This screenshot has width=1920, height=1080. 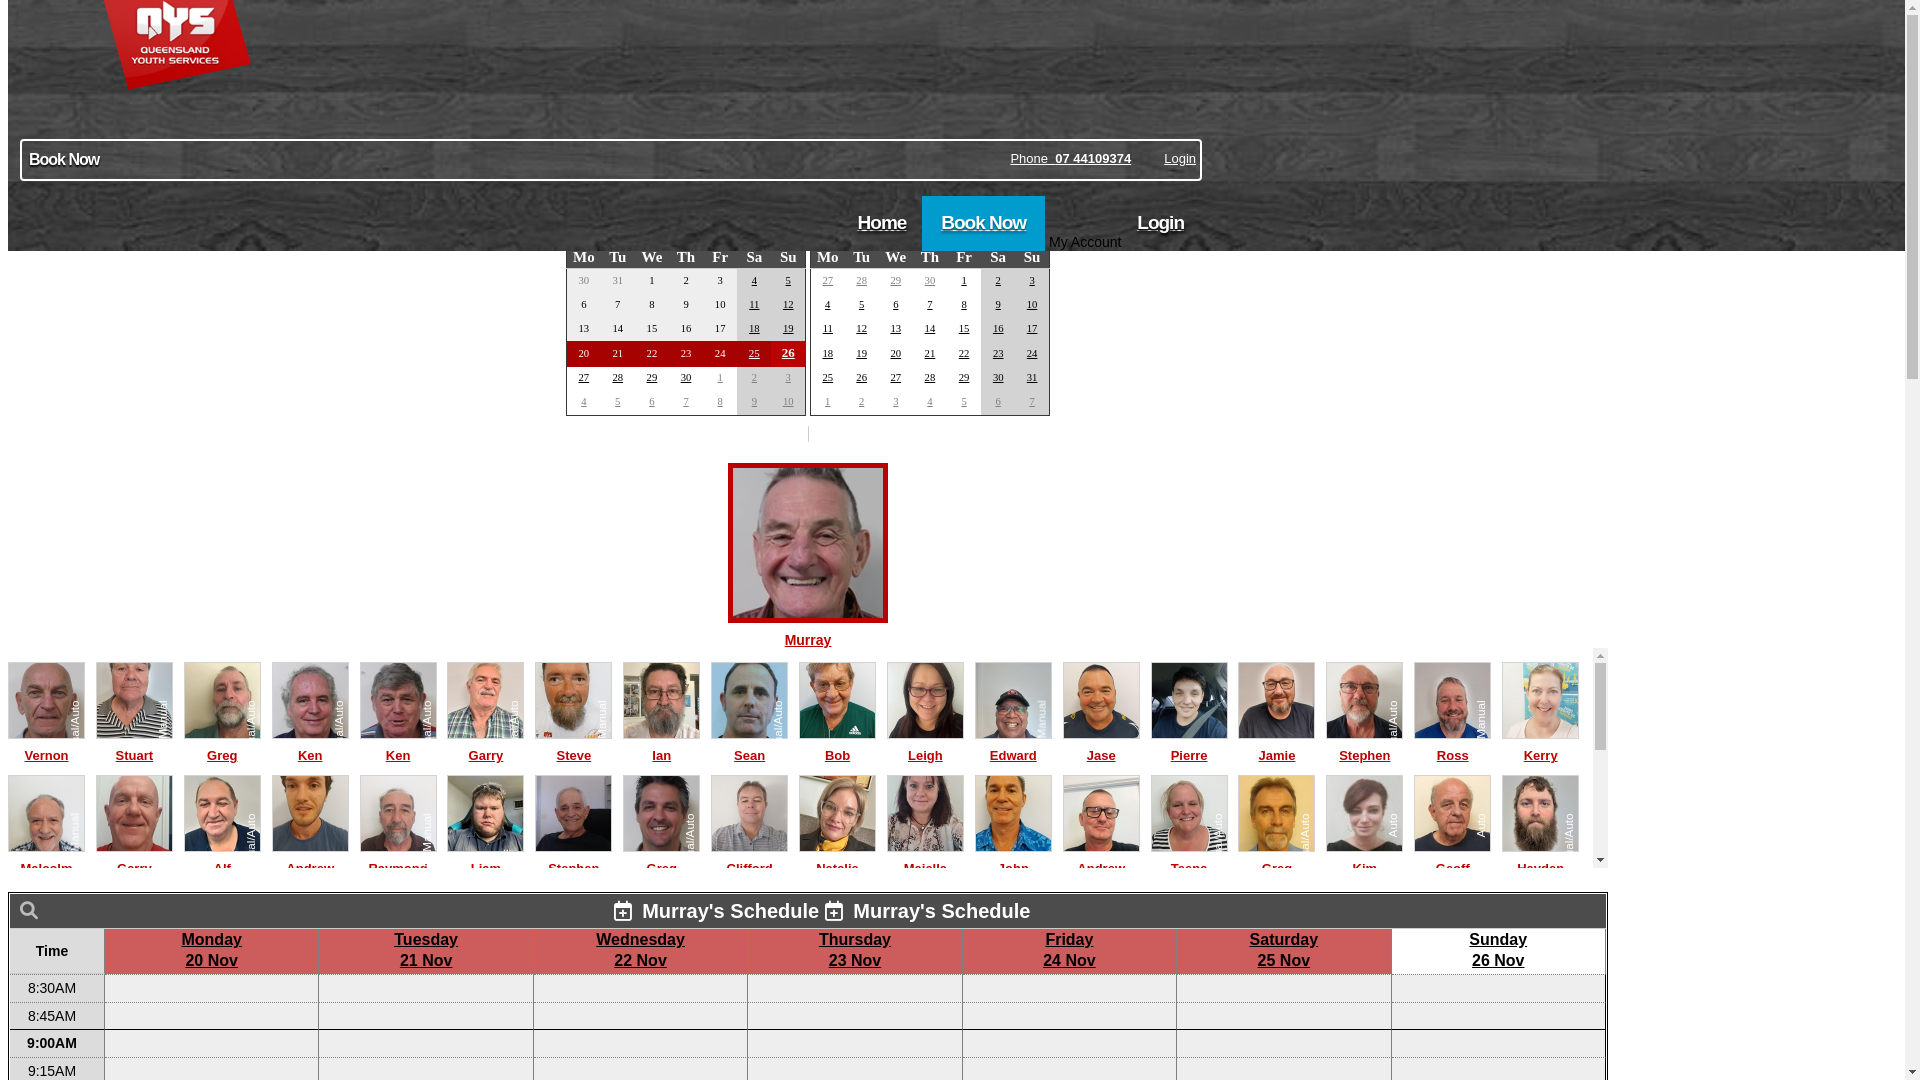 What do you see at coordinates (1068, 948) in the screenshot?
I see `'Friday` at bounding box center [1068, 948].